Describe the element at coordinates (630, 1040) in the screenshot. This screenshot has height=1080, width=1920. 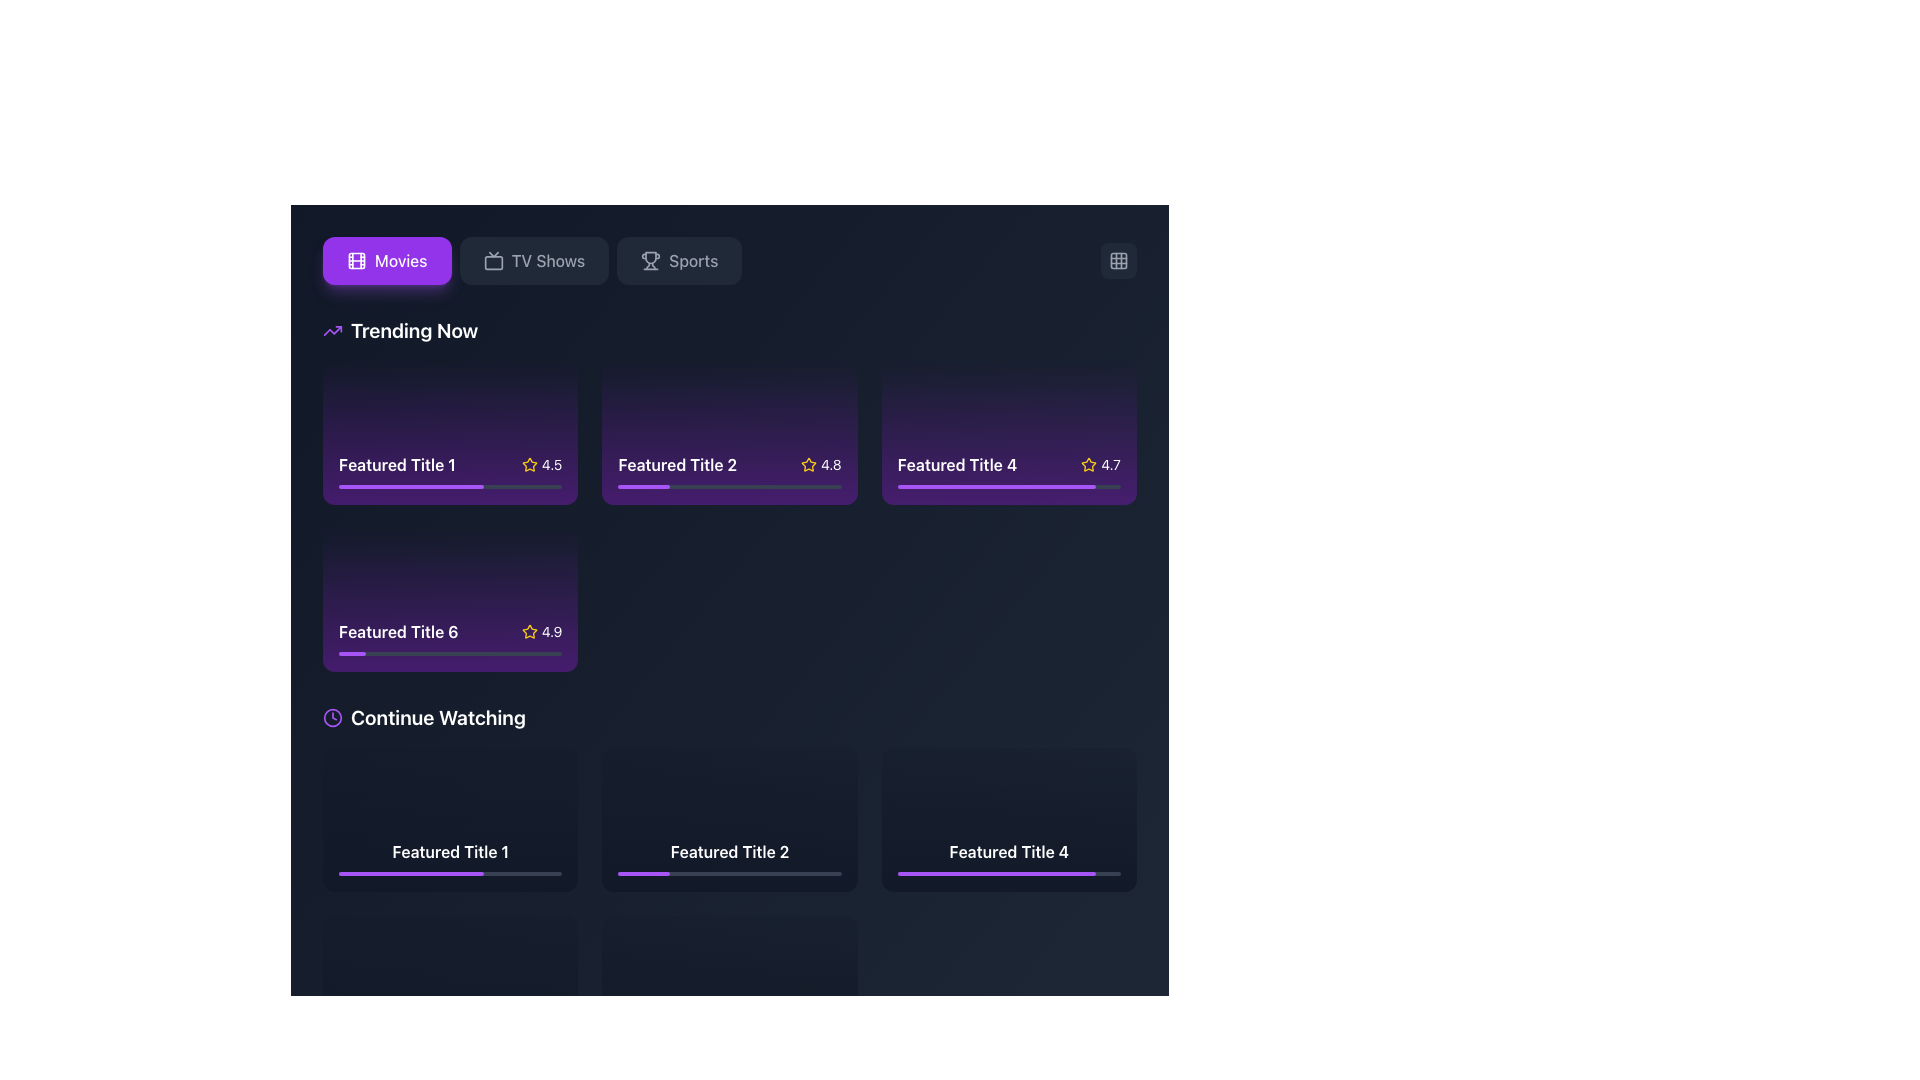
I see `the purple-filled segment of the progress bar located under the 'Continue Watching' section, beneath 'Featured Title 1', to possibly display additional information` at that location.